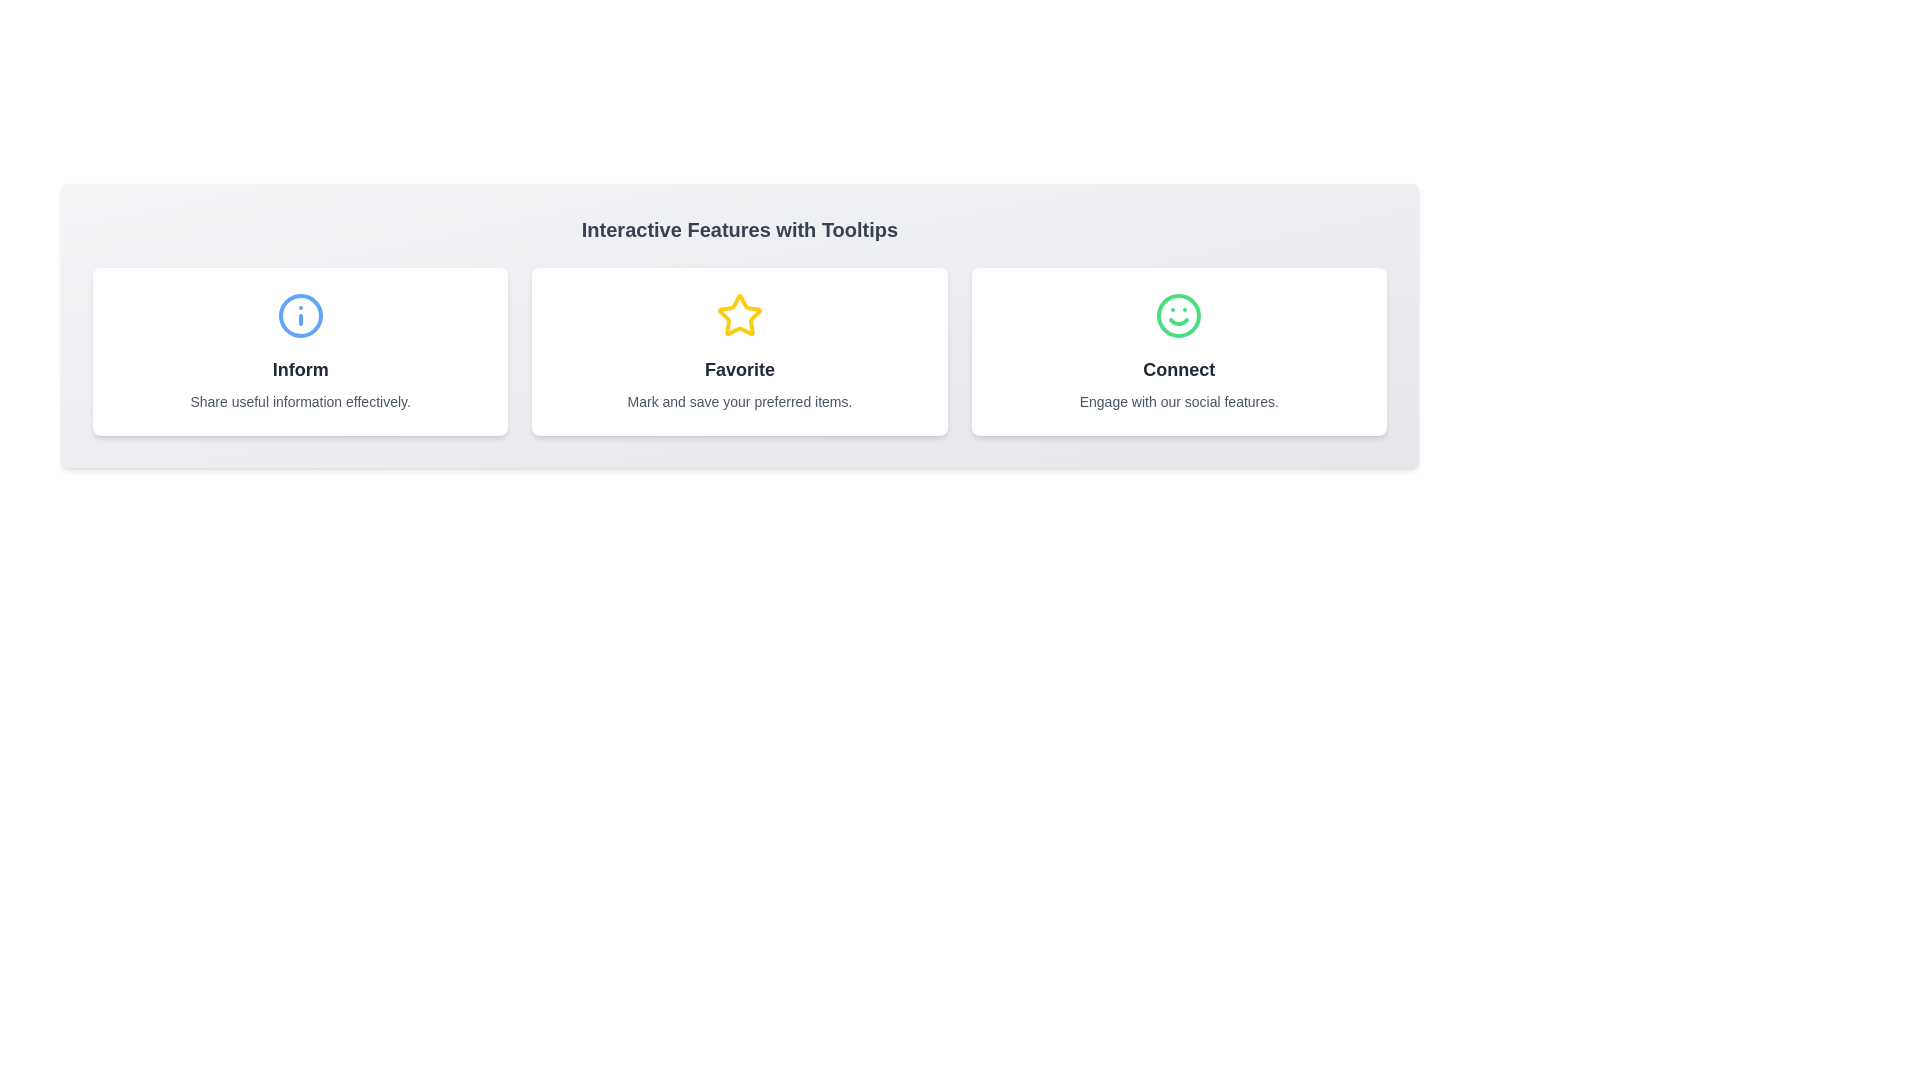 This screenshot has width=1920, height=1080. Describe the element at coordinates (1179, 315) in the screenshot. I see `the graphical representation of the green circular icon depicting a smiling face, which is positioned at the top of the 'Connect' card in the section titled 'Interactive Features with Tooltips'` at that location.